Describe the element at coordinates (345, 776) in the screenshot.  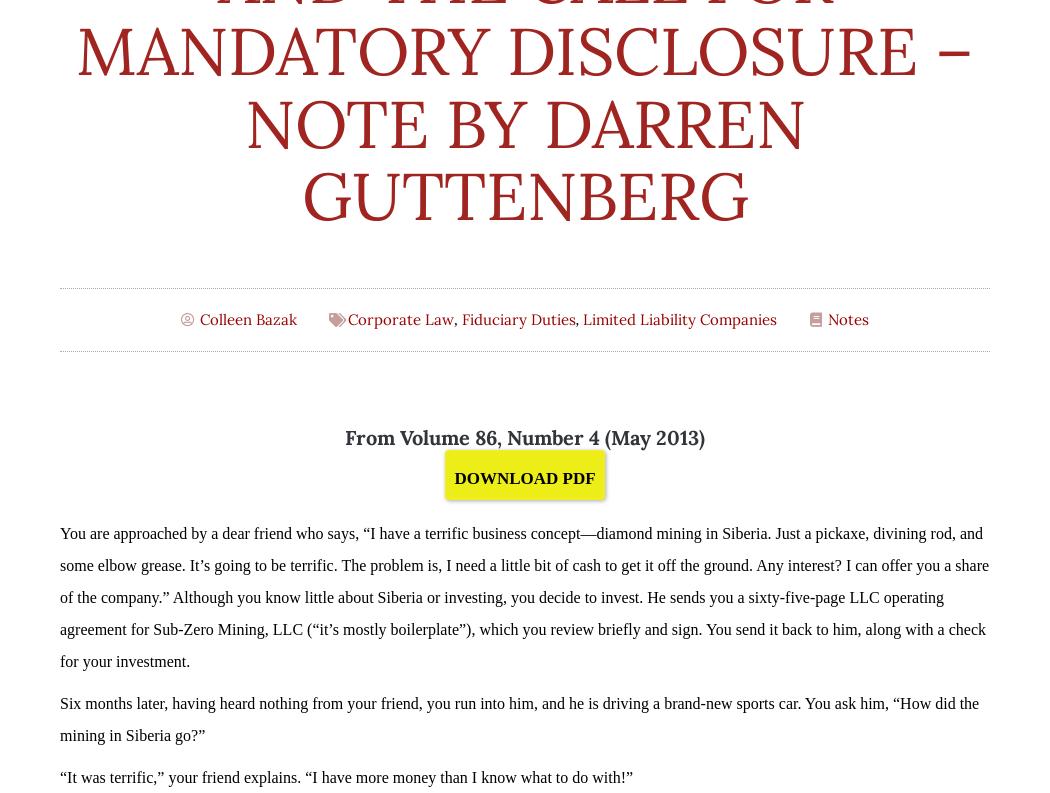
I see `'“It was terrific,” your friend explains. “I have more money than I know what to do with!”'` at that location.